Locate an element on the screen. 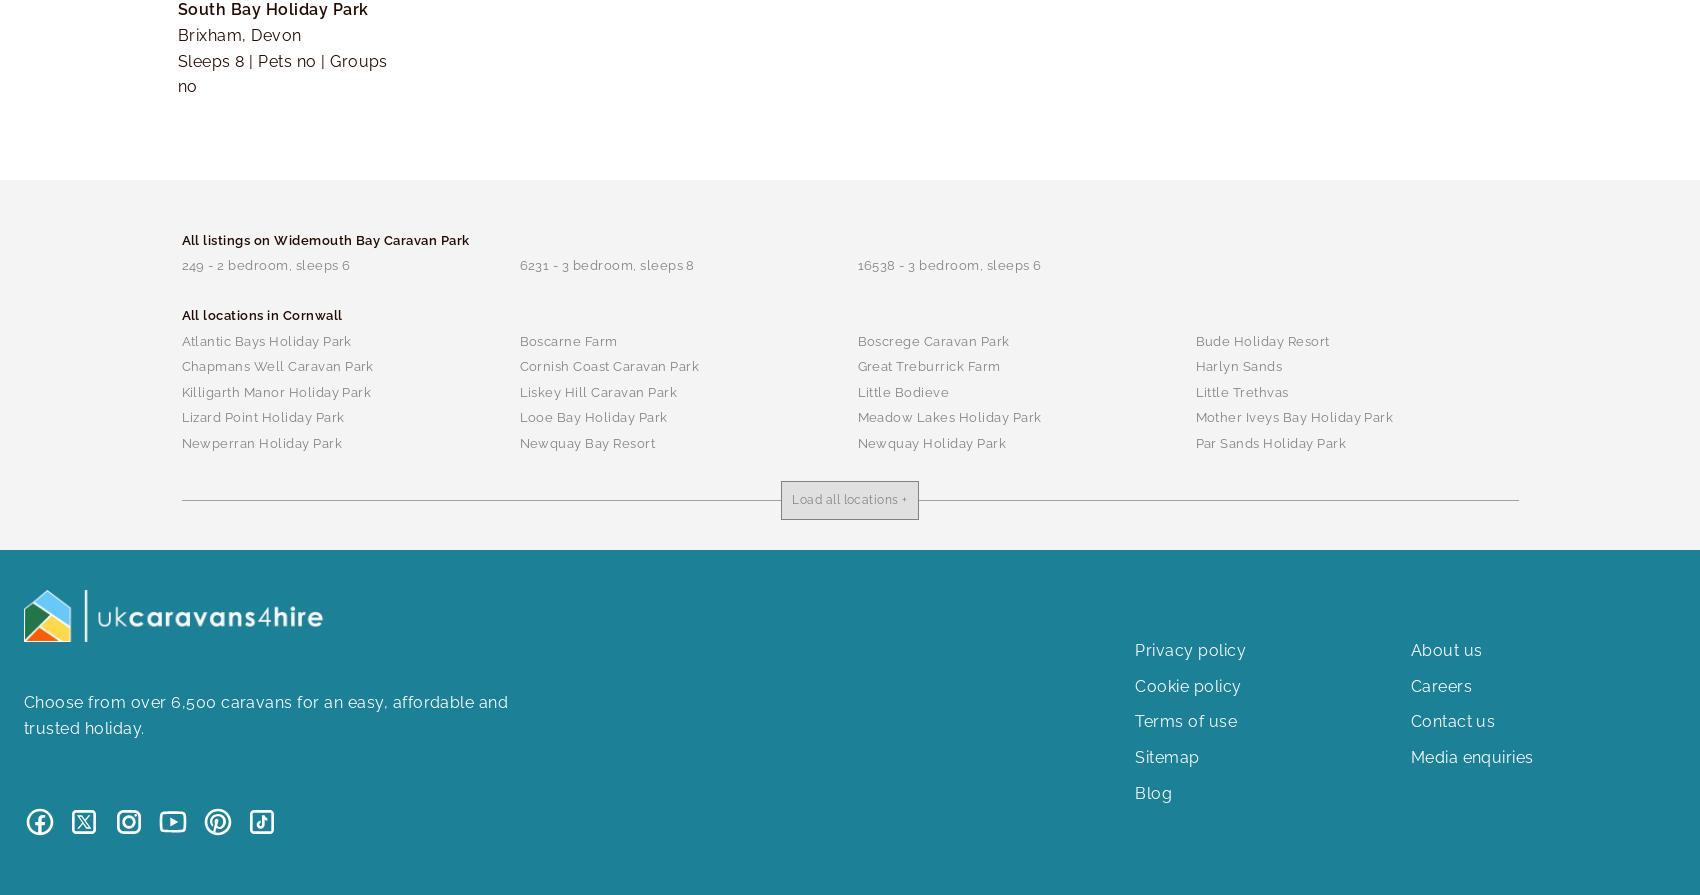 Image resolution: width=1700 pixels, height=895 pixels. 'Media enquiries' is located at coordinates (1408, 755).